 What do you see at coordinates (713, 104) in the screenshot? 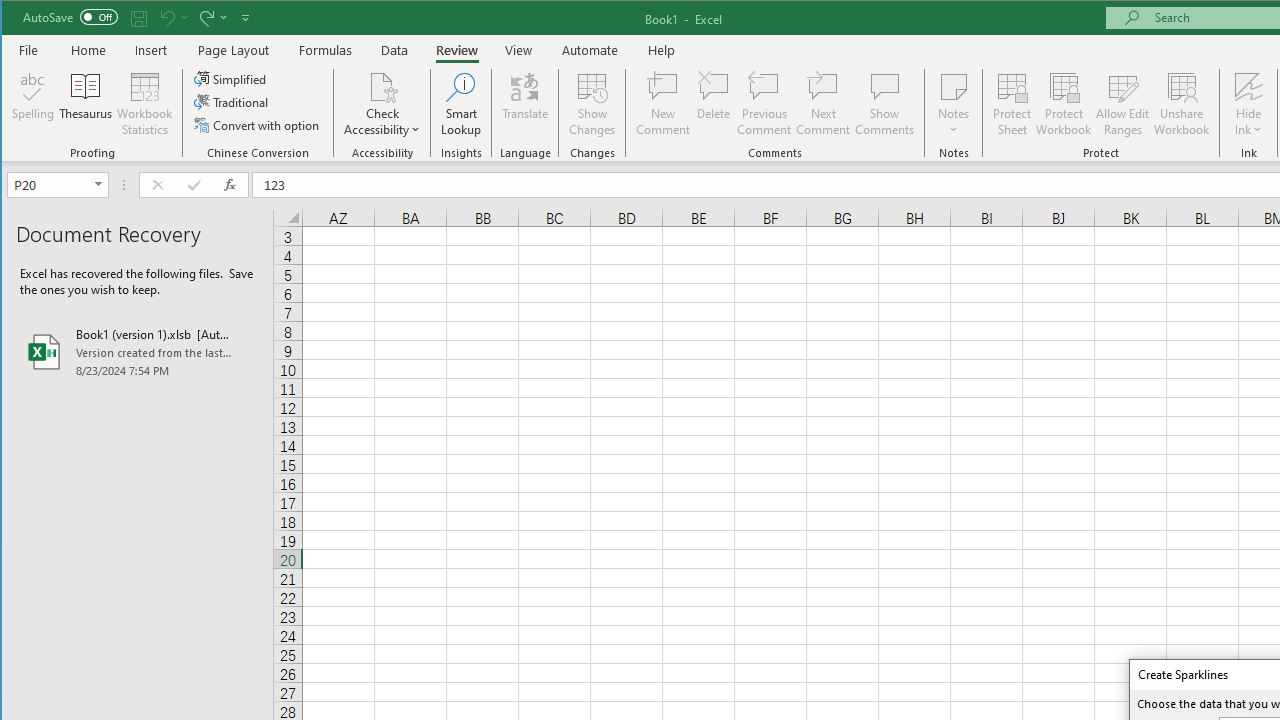
I see `'Delete'` at bounding box center [713, 104].